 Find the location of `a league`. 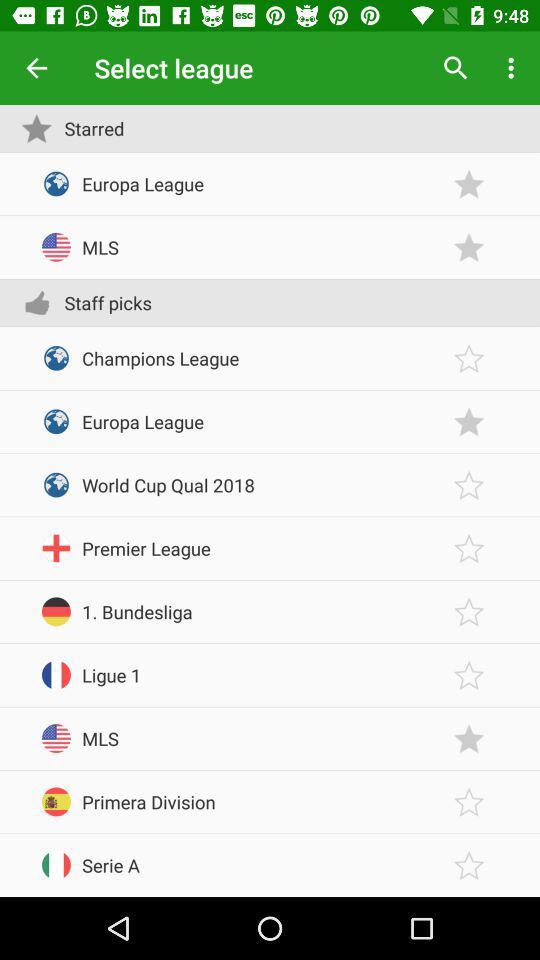

a league is located at coordinates (469, 548).